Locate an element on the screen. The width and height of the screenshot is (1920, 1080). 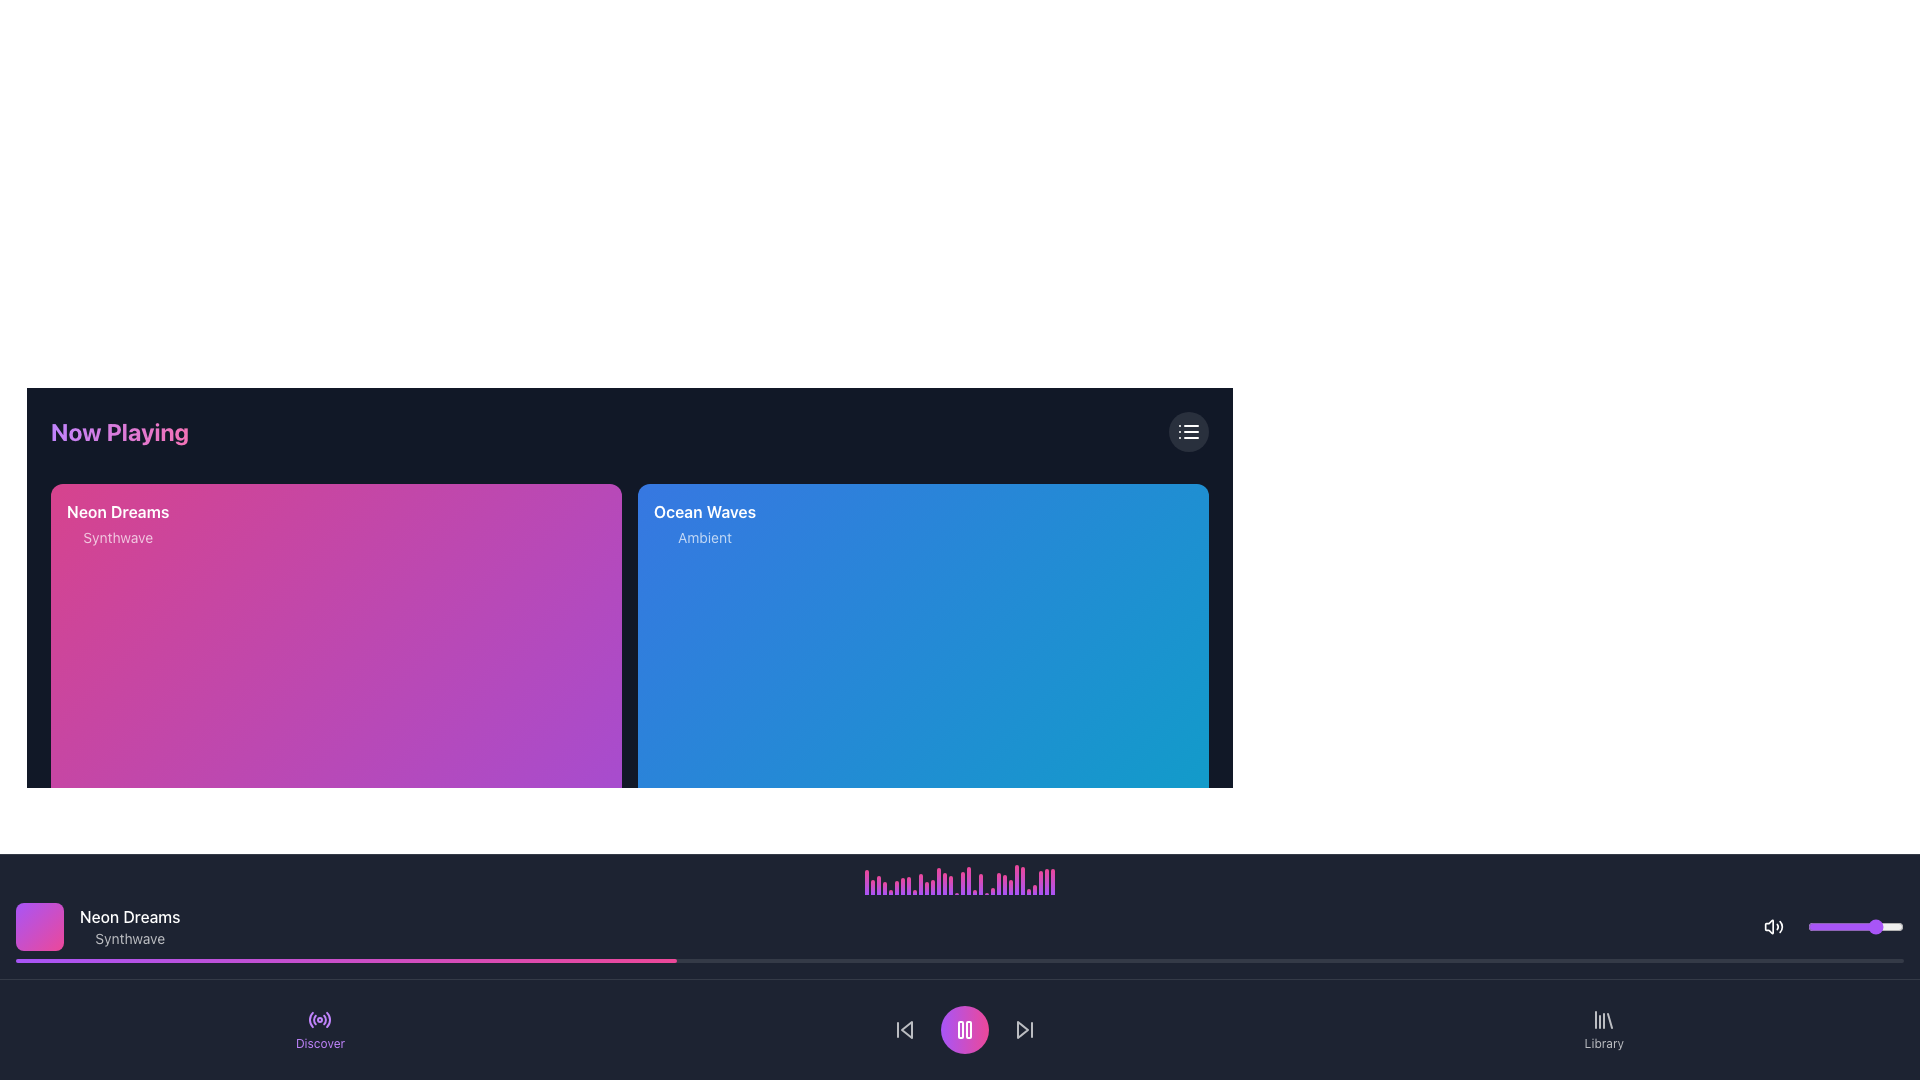
the 27th graphical bar in the visual equalizer as a visual indicator is located at coordinates (1011, 882).